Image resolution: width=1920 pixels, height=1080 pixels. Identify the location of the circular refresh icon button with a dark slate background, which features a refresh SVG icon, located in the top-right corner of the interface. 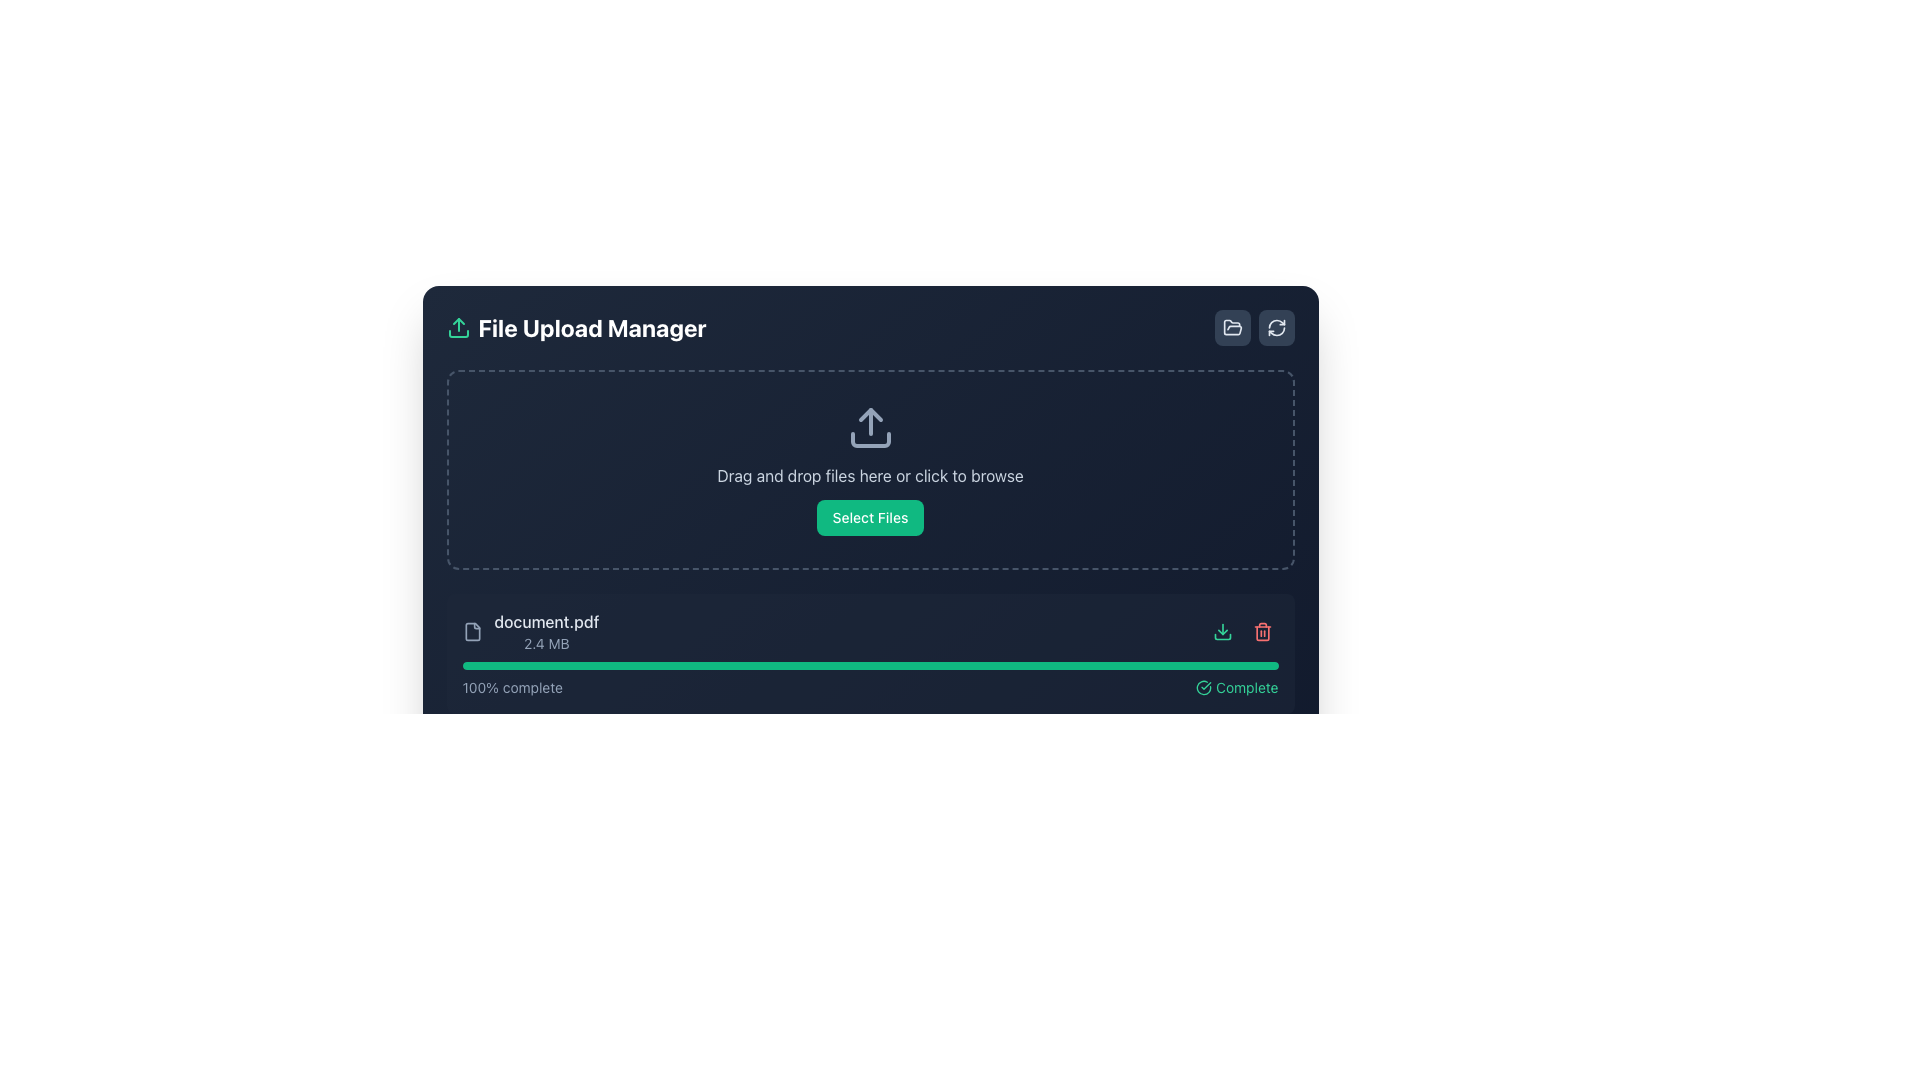
(1275, 326).